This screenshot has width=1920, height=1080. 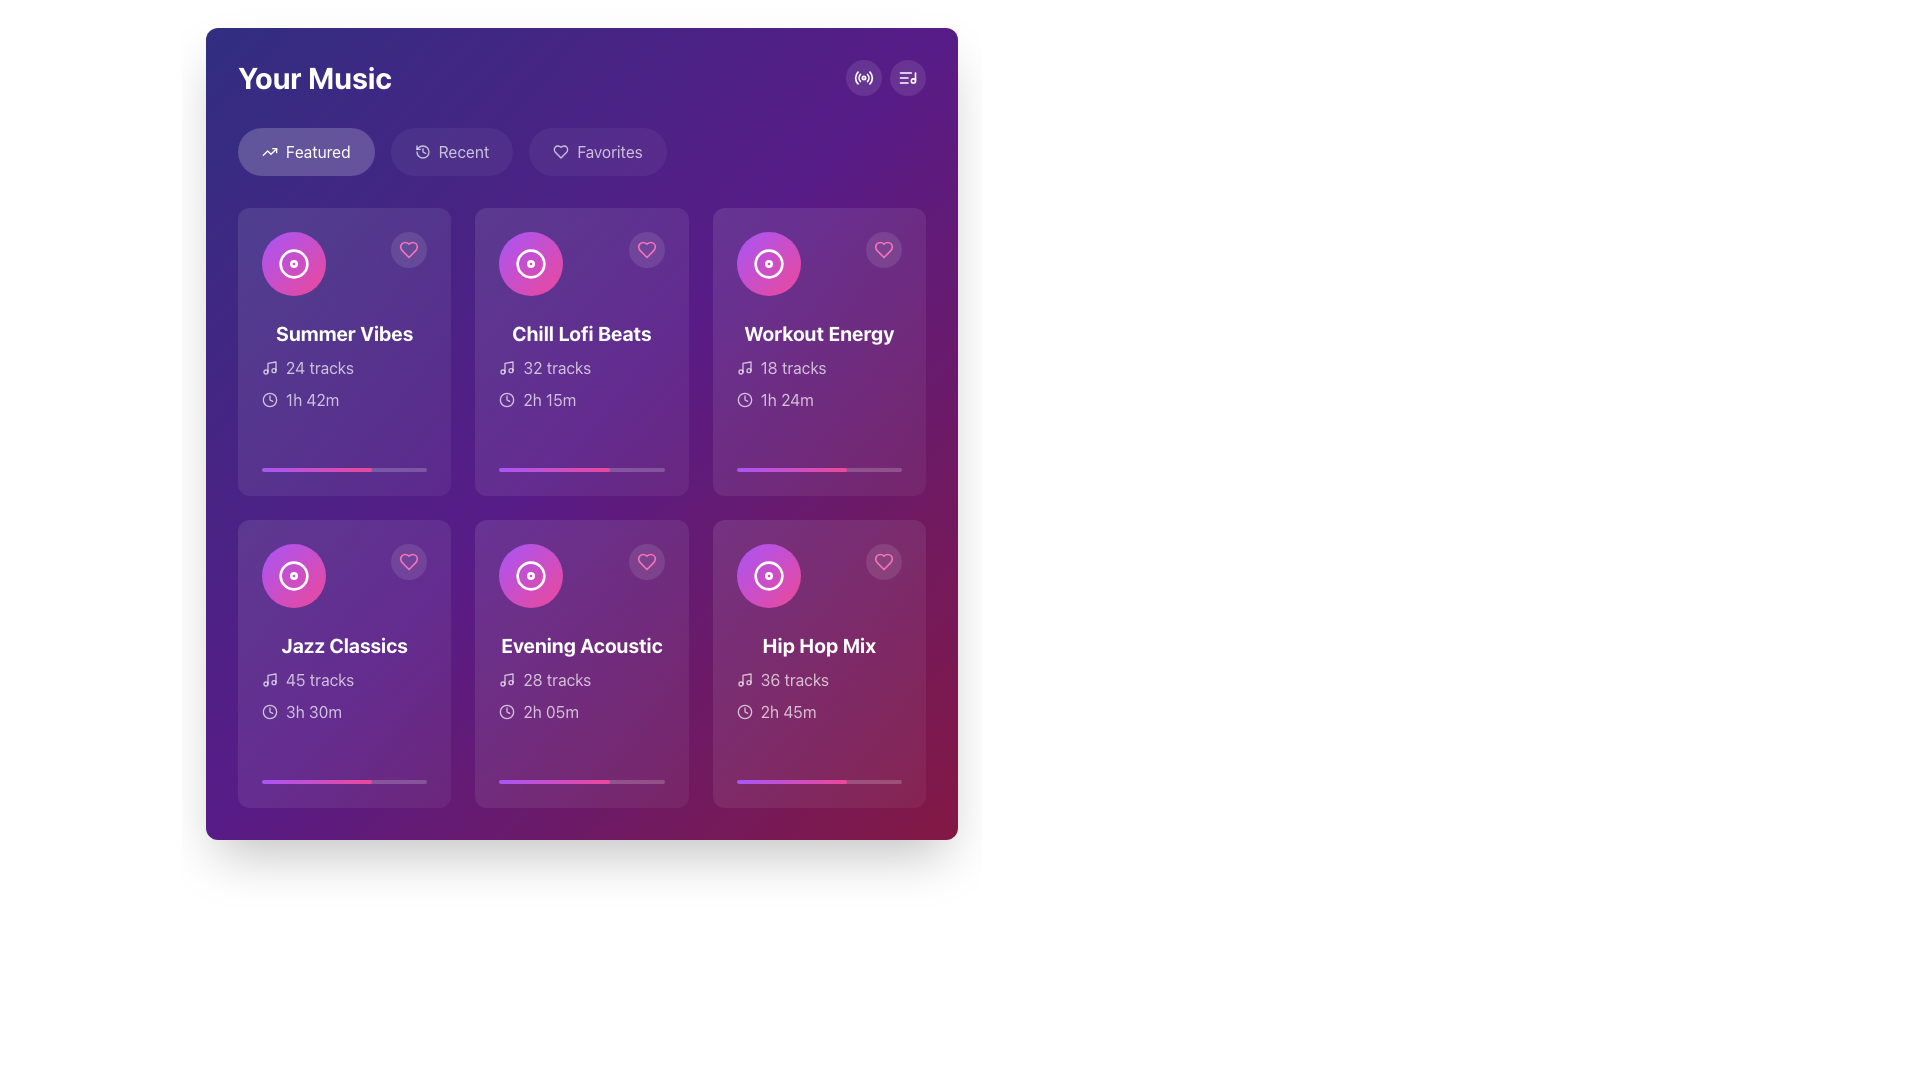 I want to click on the 'Hip Hop Mix' interactive card located at the lower right corner of the grid layout, so click(x=819, y=663).